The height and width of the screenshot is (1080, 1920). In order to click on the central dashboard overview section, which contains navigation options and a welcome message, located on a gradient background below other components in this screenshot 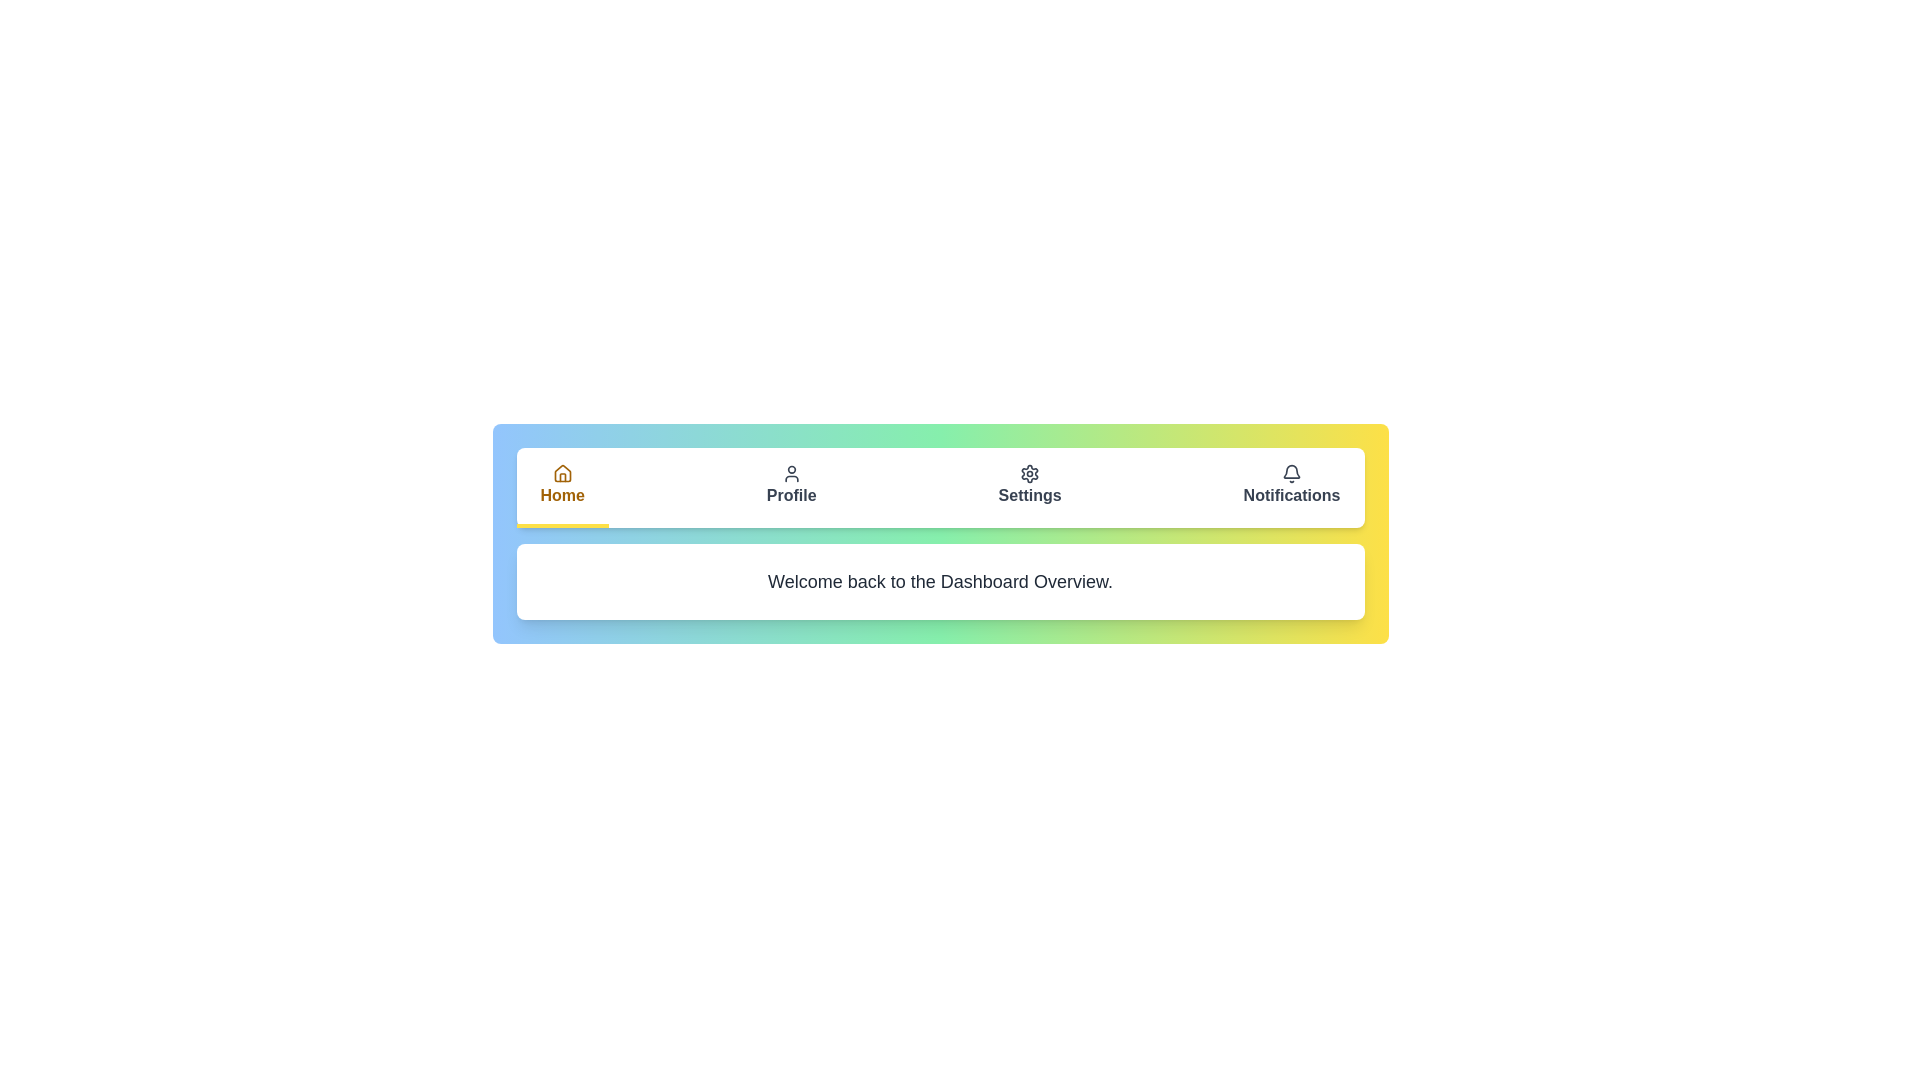, I will do `click(939, 532)`.